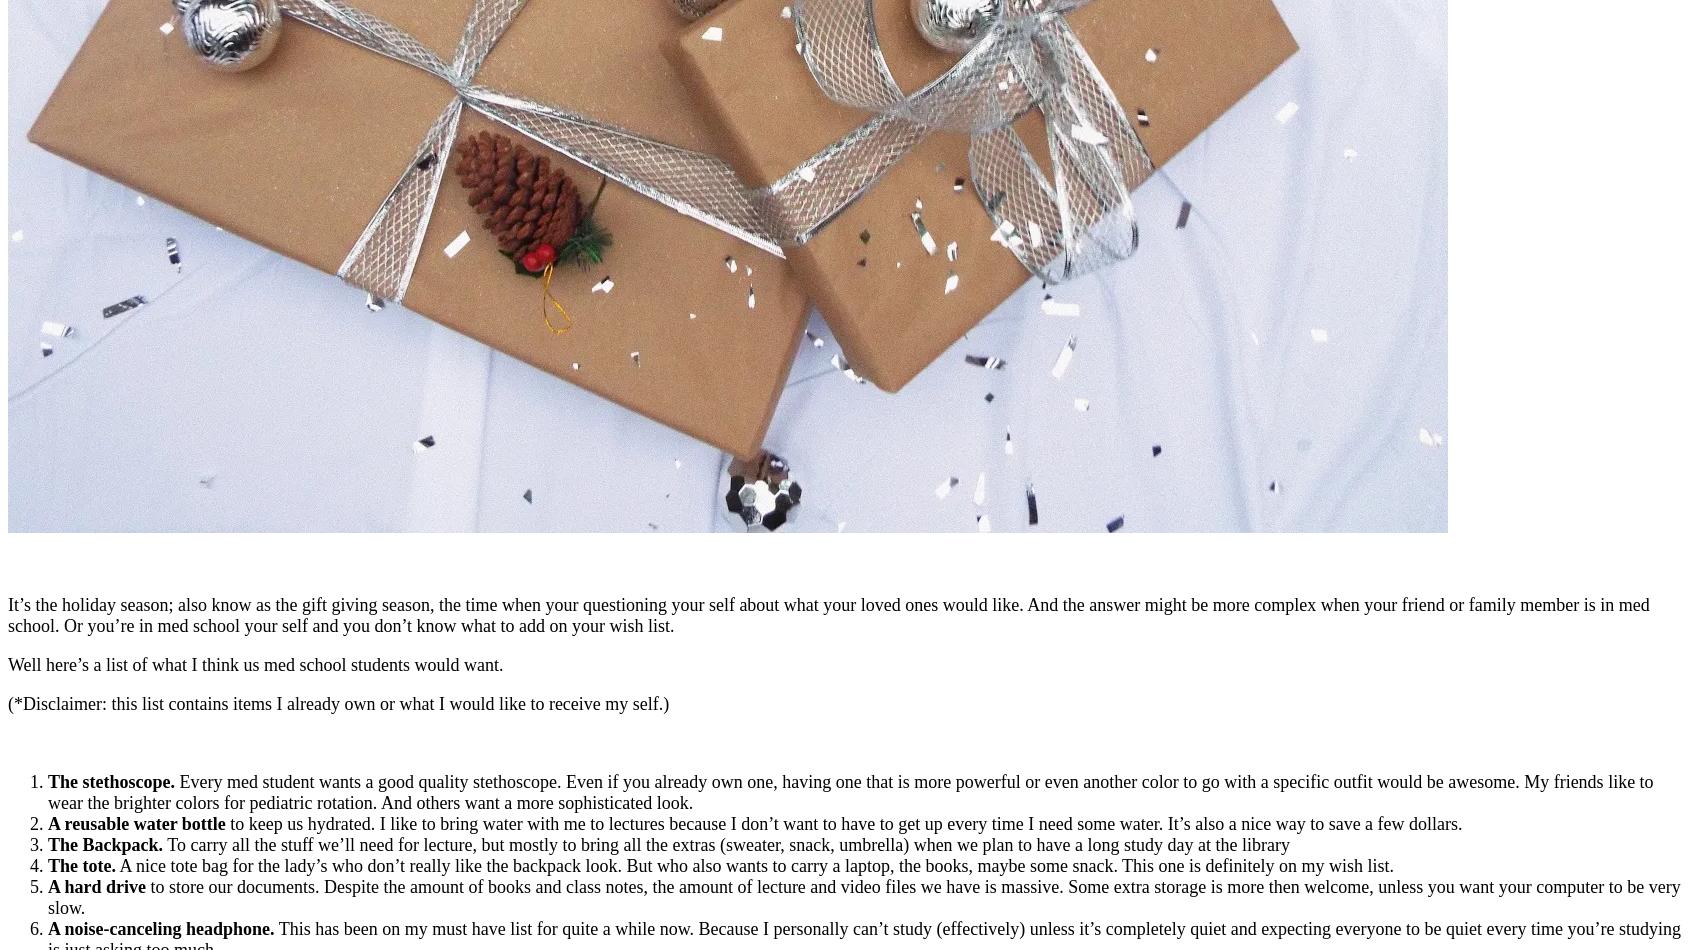 This screenshot has width=1695, height=950. Describe the element at coordinates (110, 779) in the screenshot. I see `'The stethoscope.'` at that location.